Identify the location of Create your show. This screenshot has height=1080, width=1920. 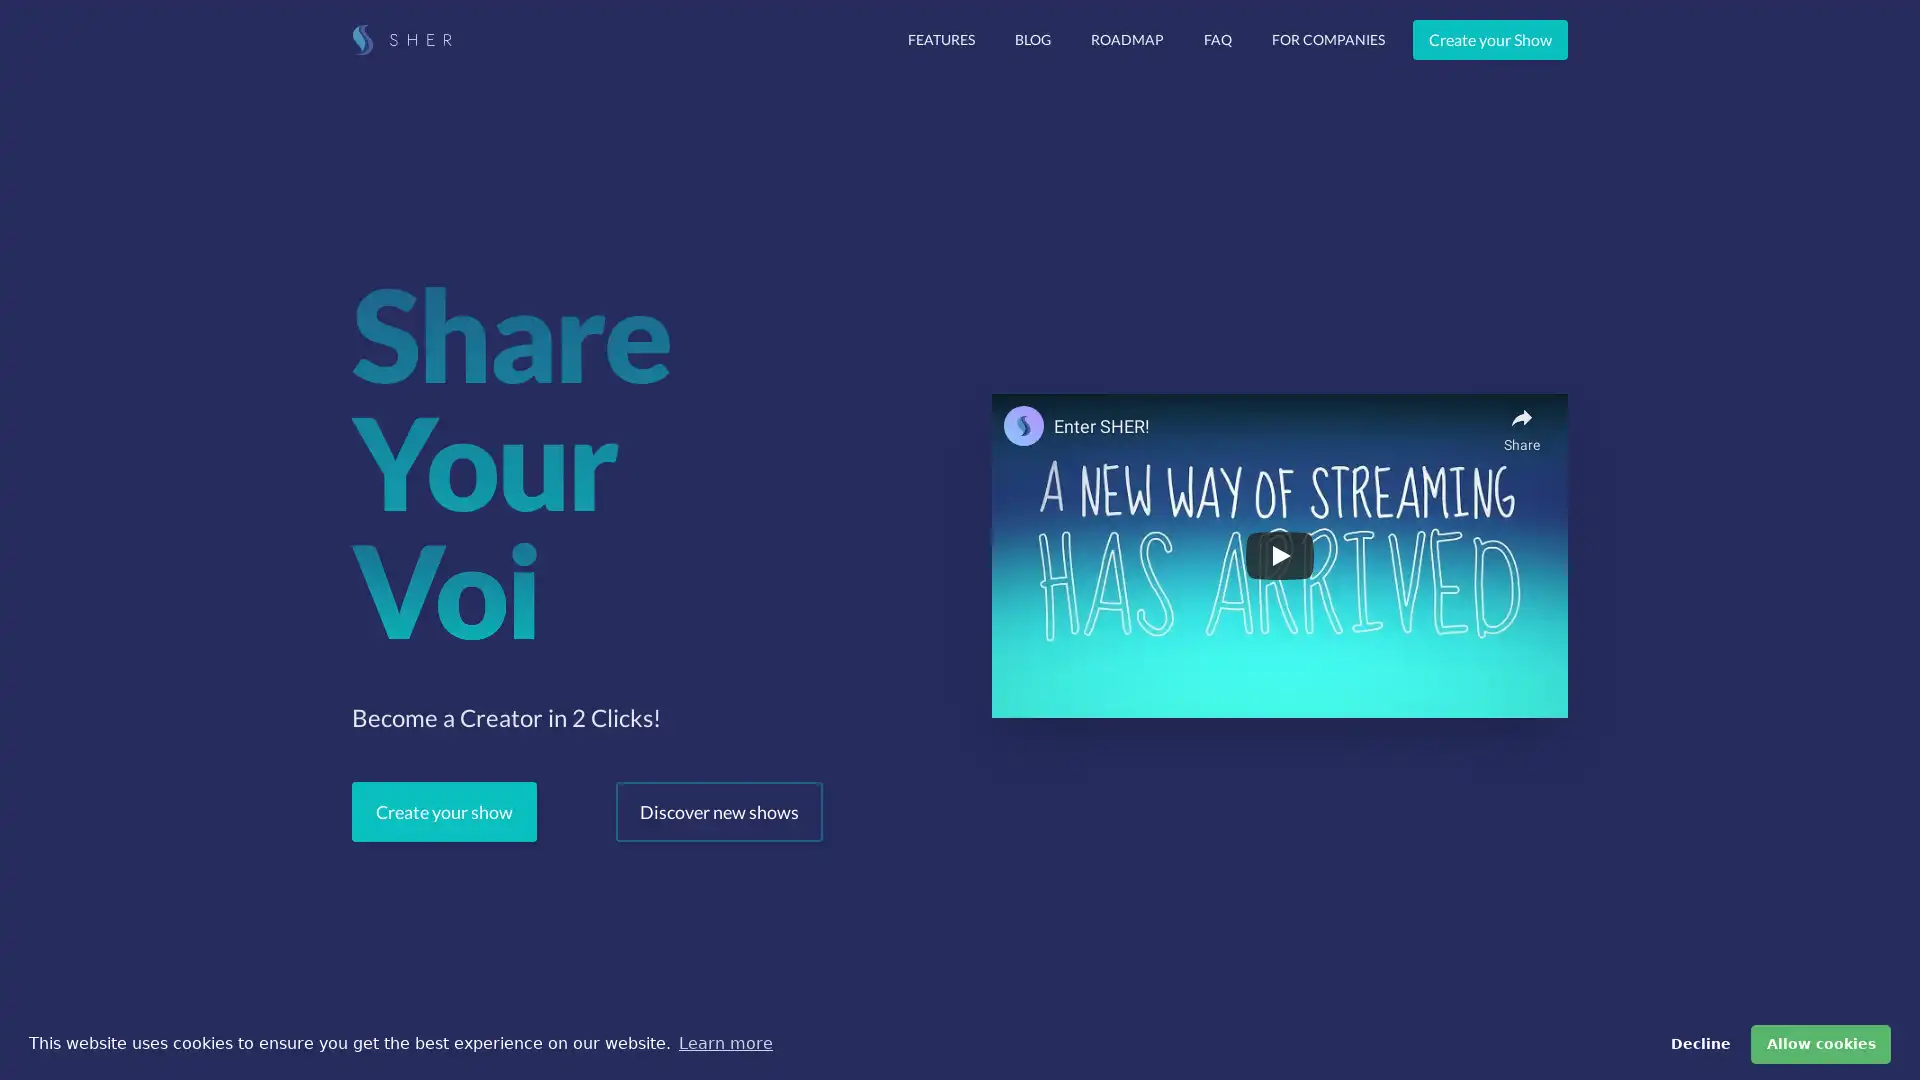
(443, 812).